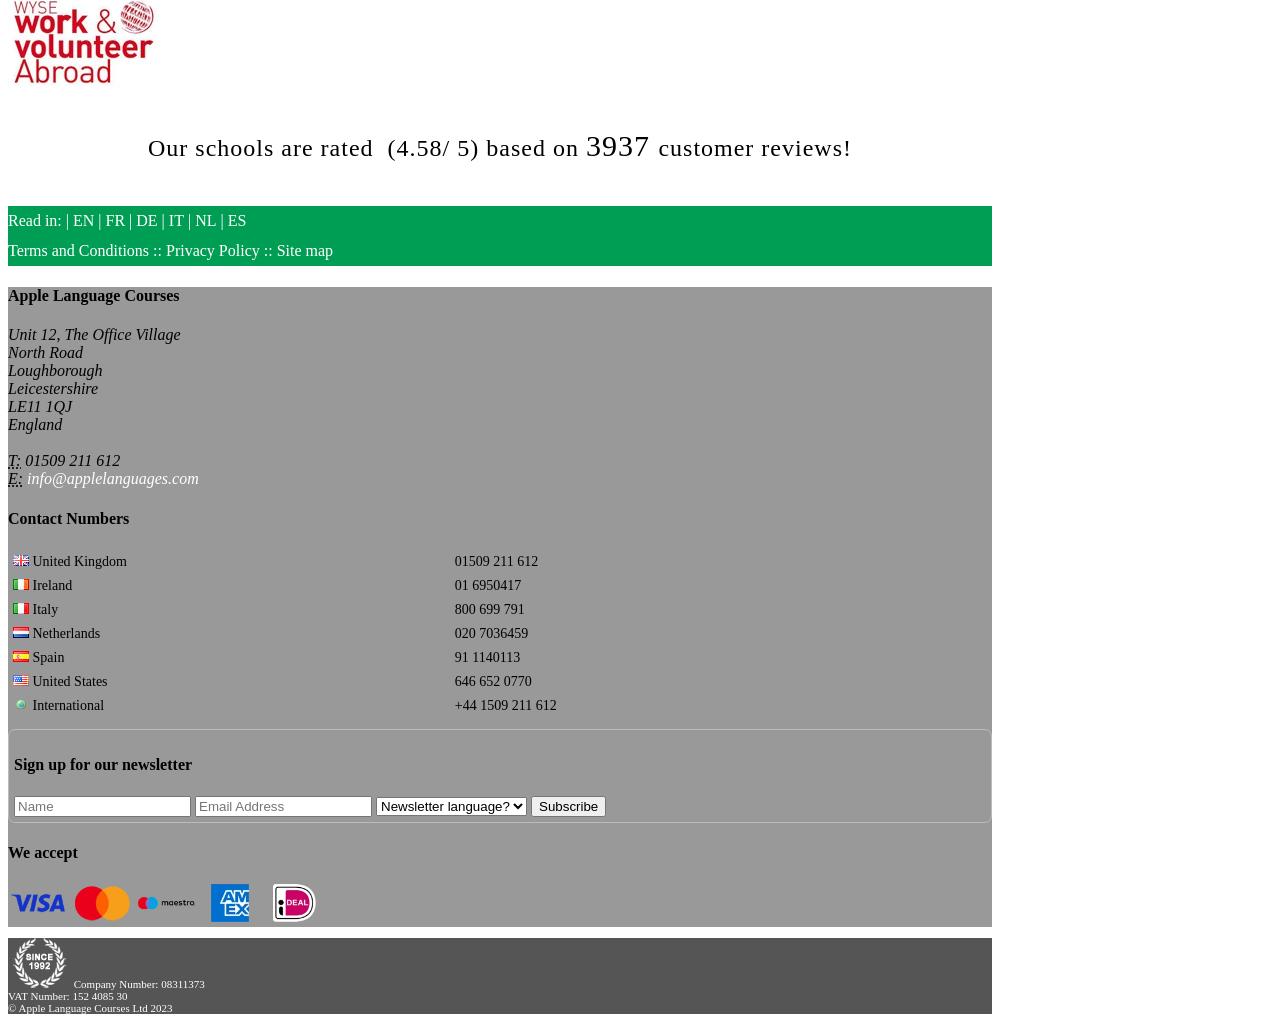 The image size is (1271, 1020). Describe the element at coordinates (175, 219) in the screenshot. I see `'IT'` at that location.